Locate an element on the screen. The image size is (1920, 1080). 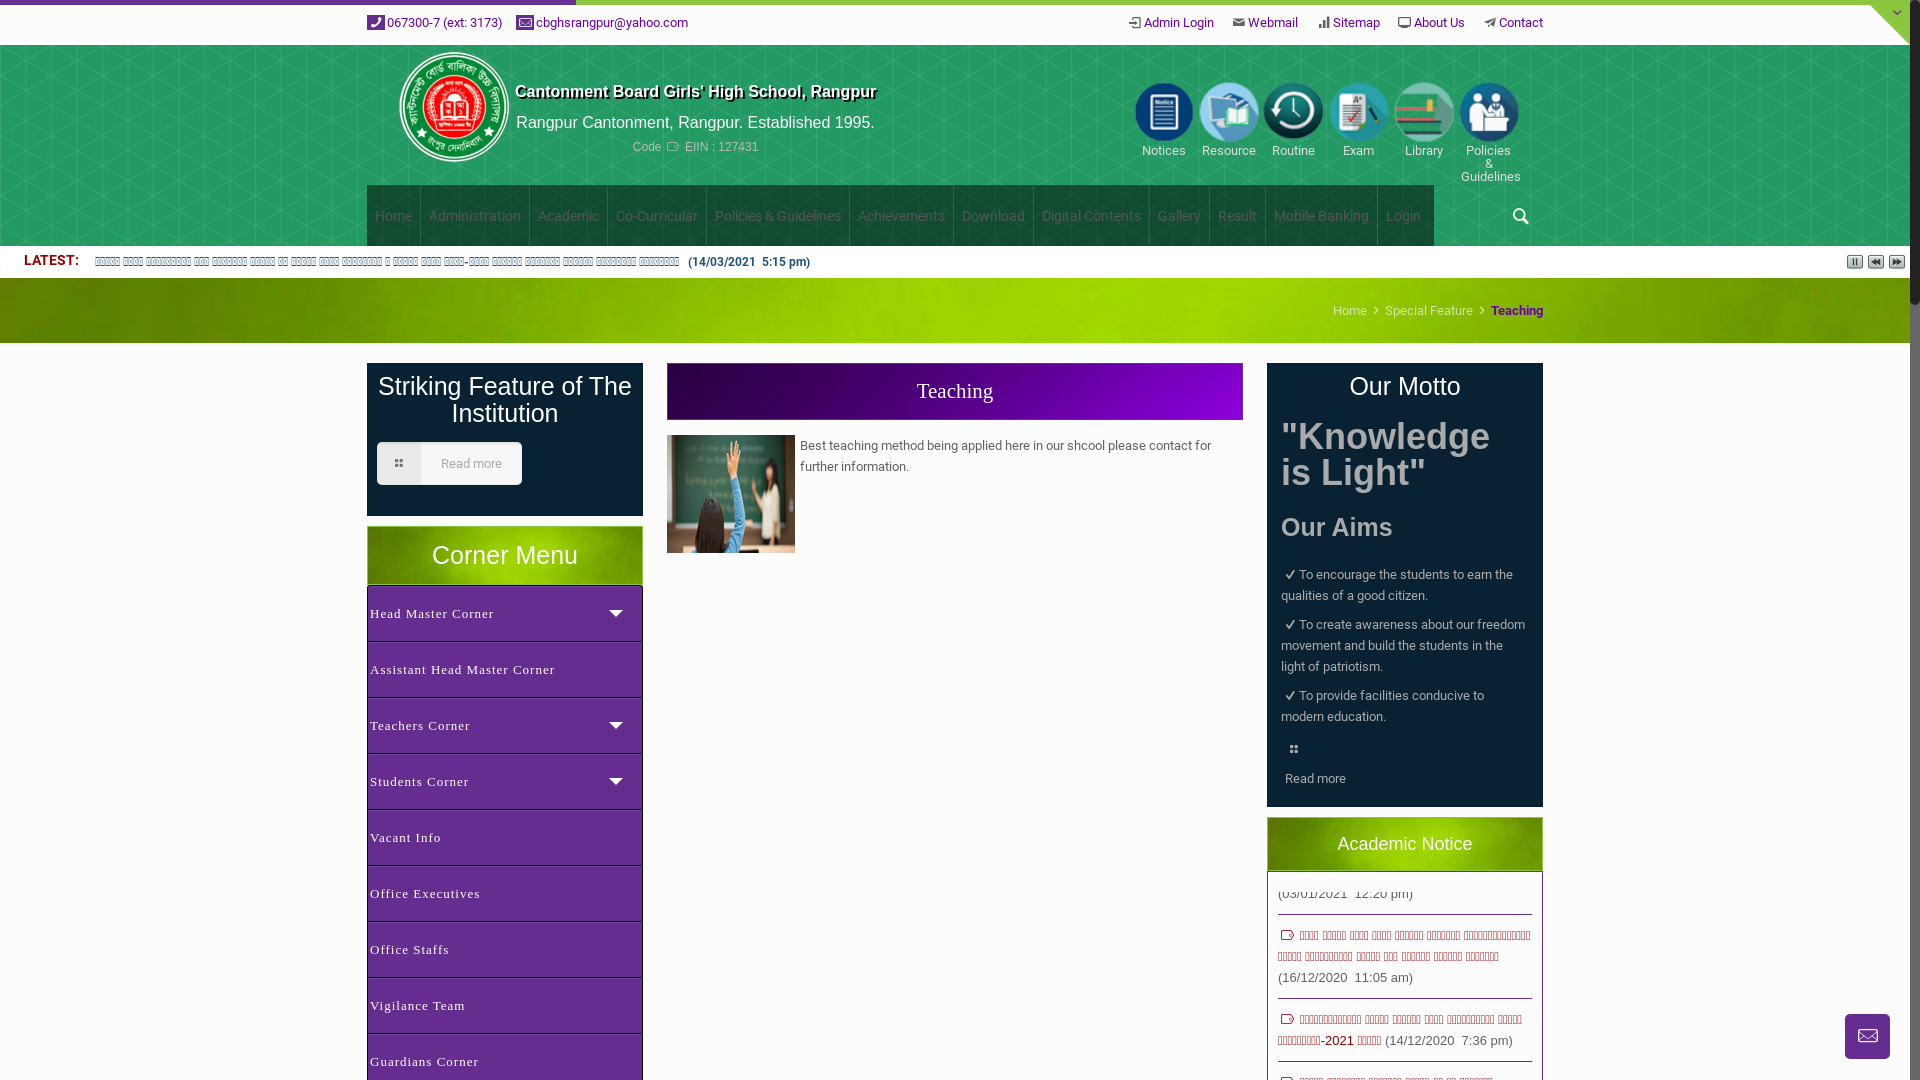
'About Us' is located at coordinates (1413, 22).